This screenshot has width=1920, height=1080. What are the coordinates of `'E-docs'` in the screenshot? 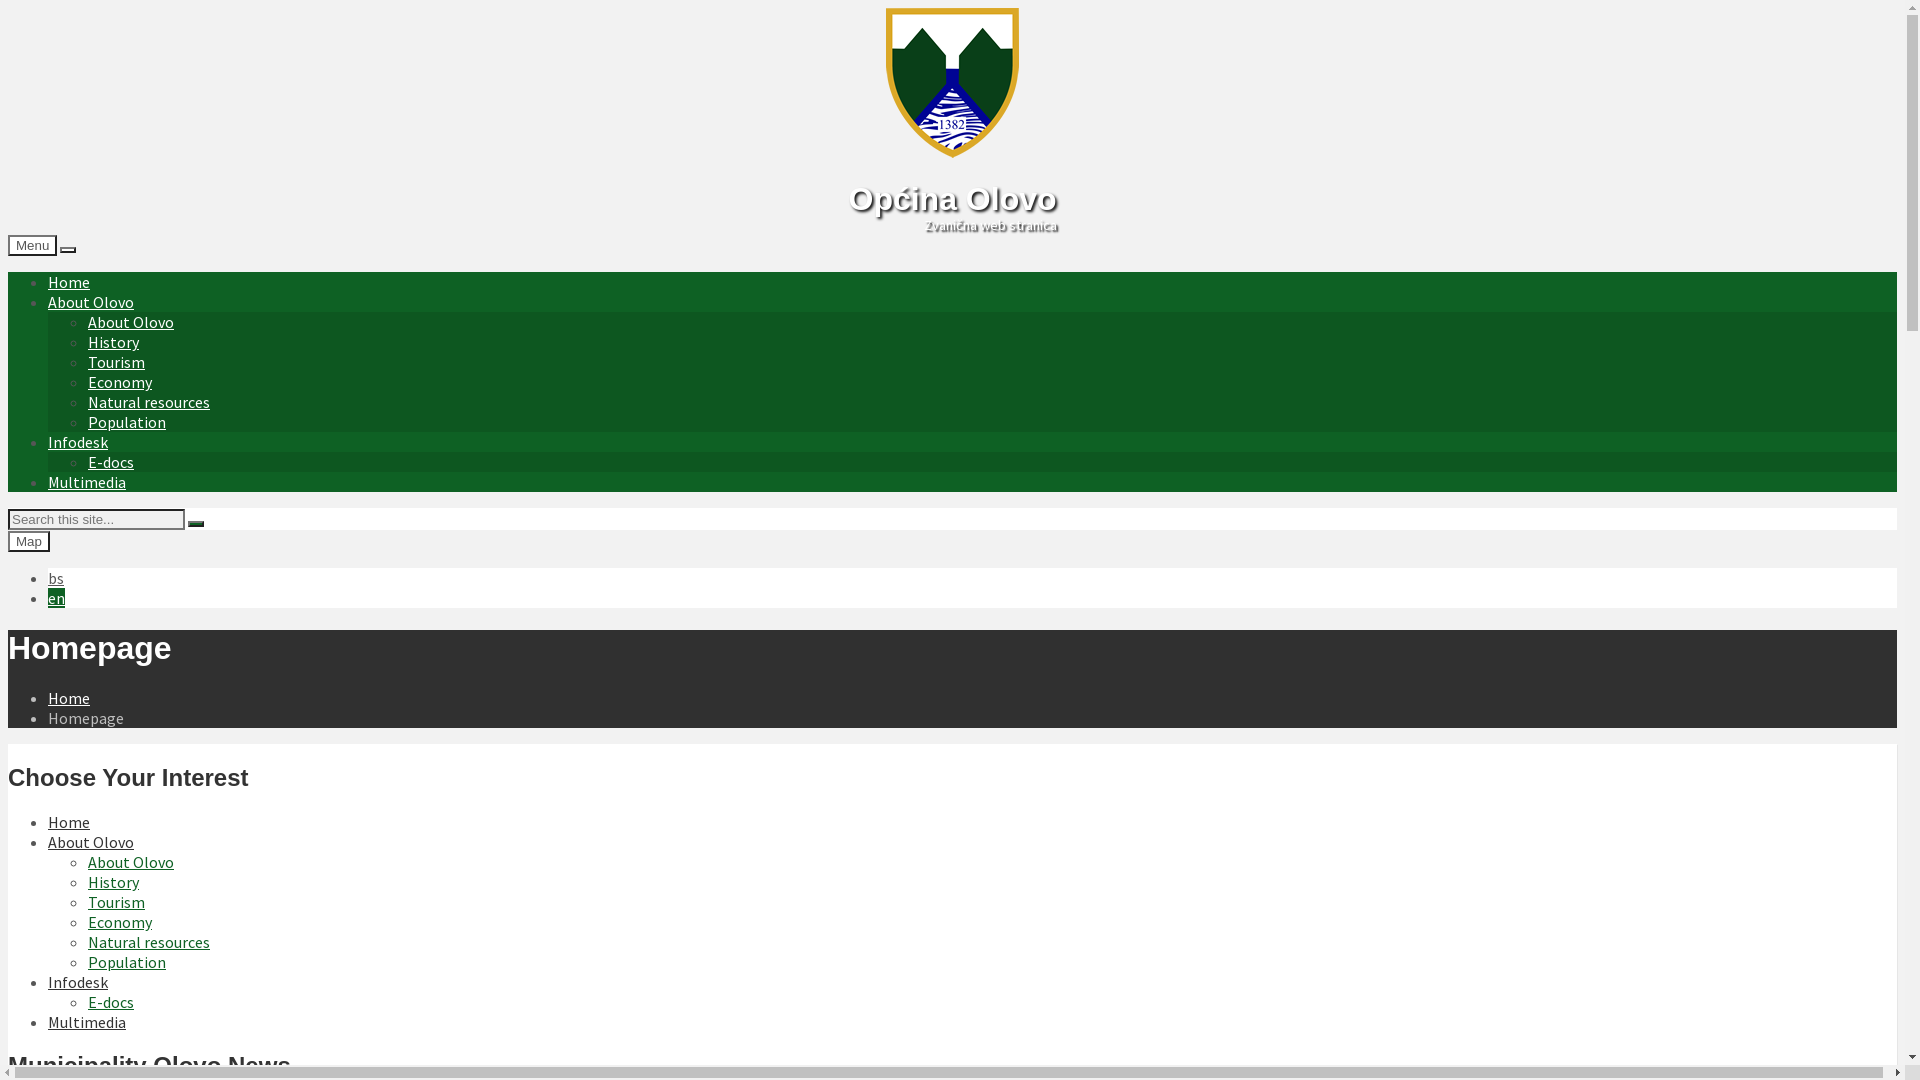 It's located at (109, 462).